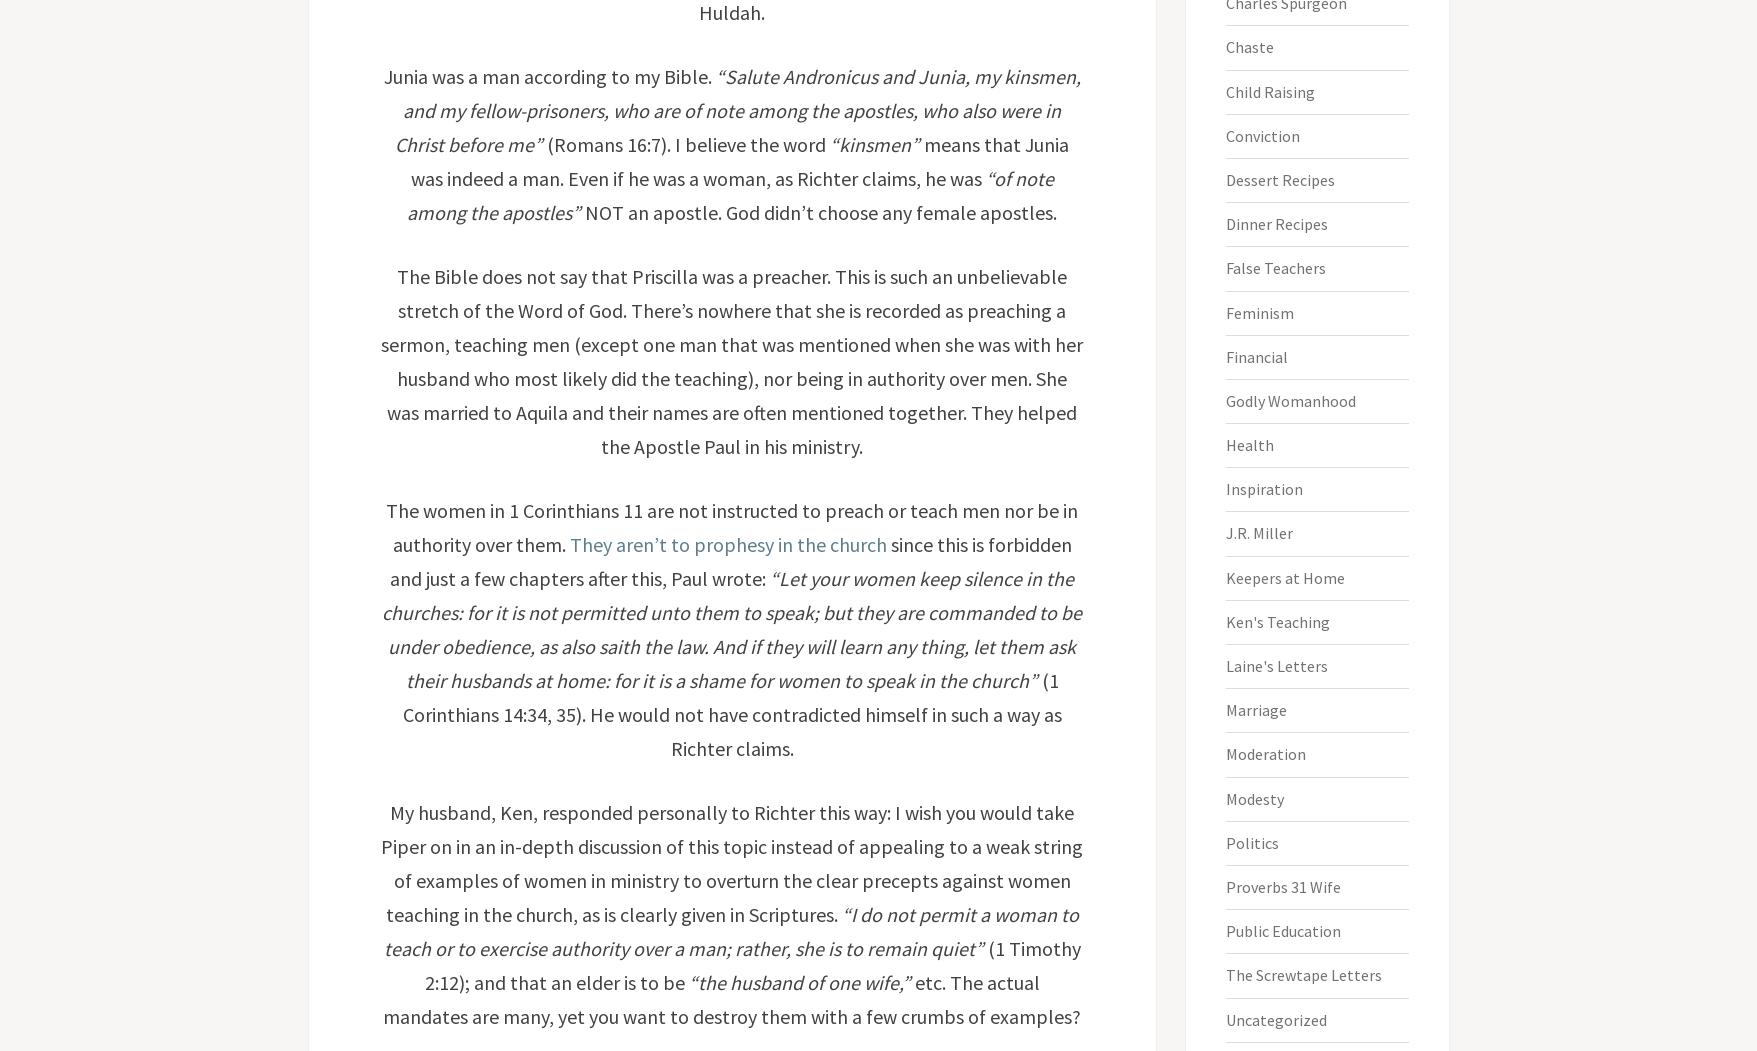 This screenshot has width=1757, height=1051. What do you see at coordinates (730, 713) in the screenshot?
I see `'(1 Corinthians 14:34, 35). He would not have contradicted himself in such a way as Richter claims.'` at bounding box center [730, 713].